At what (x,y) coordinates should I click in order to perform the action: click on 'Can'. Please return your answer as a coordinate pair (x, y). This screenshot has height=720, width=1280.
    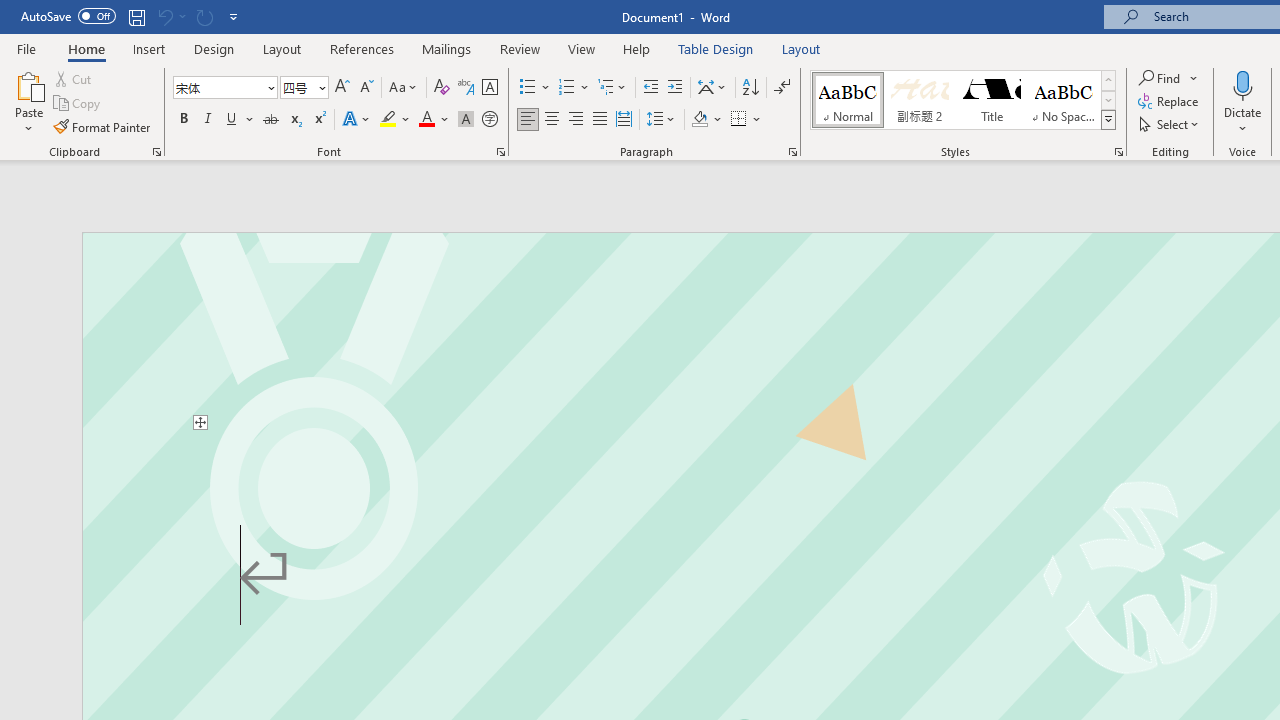
    Looking at the image, I should click on (170, 16).